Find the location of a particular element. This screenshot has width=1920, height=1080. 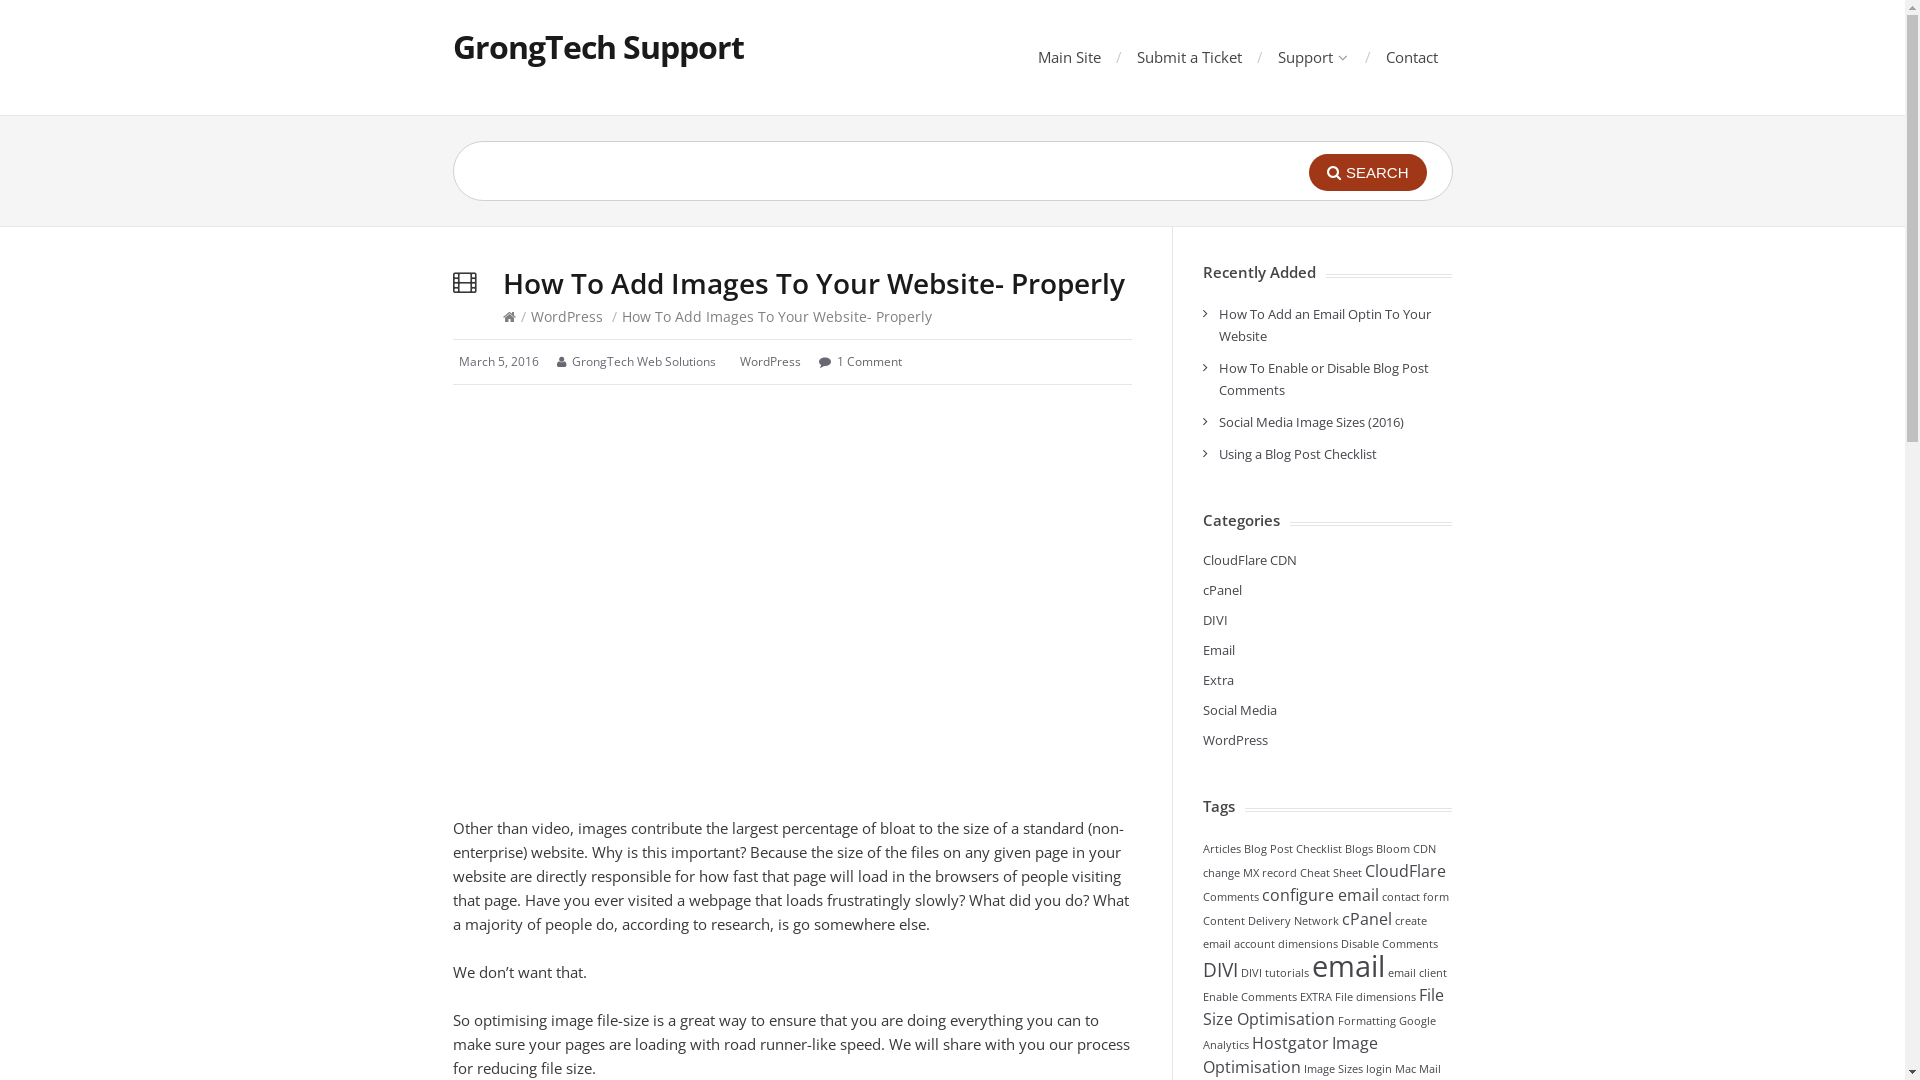

'File Size Optimisation' is located at coordinates (1322, 1006).